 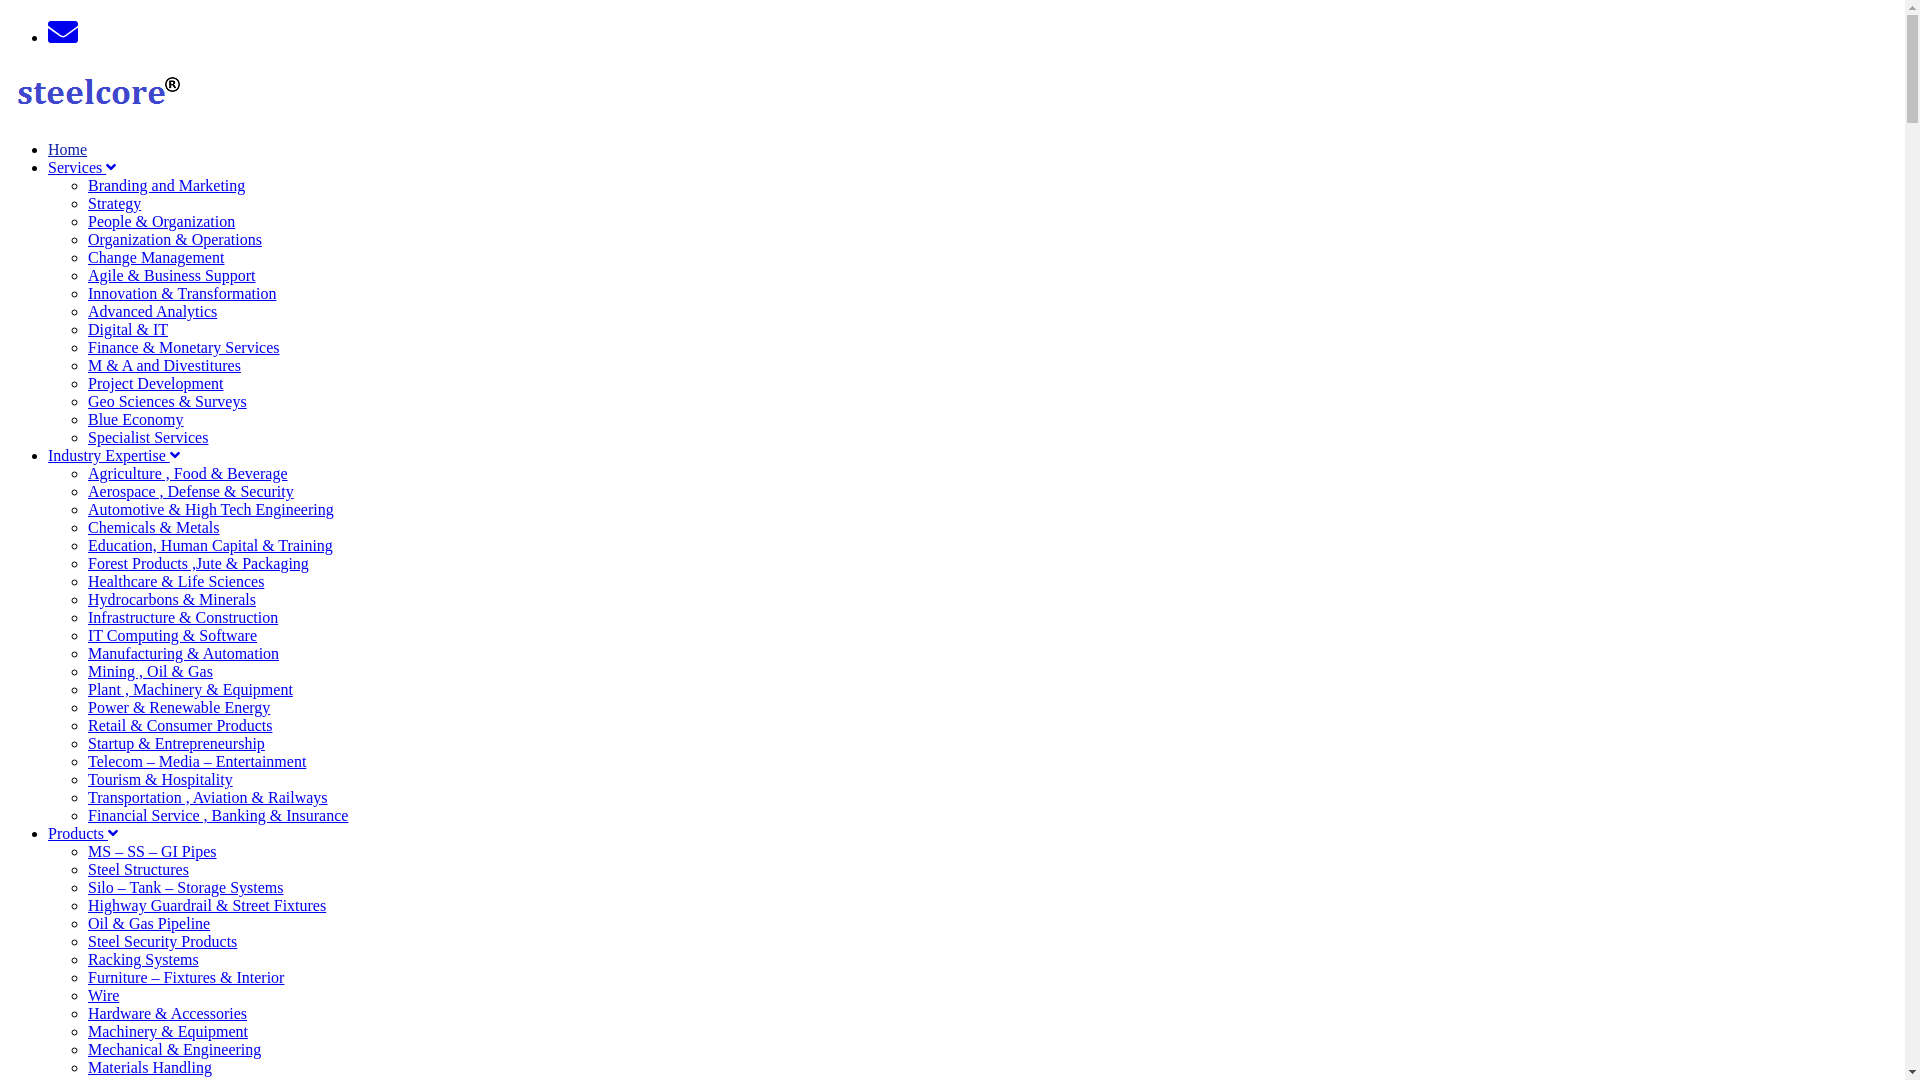 I want to click on 'Financial Service , Banking & Insurance', so click(x=86, y=815).